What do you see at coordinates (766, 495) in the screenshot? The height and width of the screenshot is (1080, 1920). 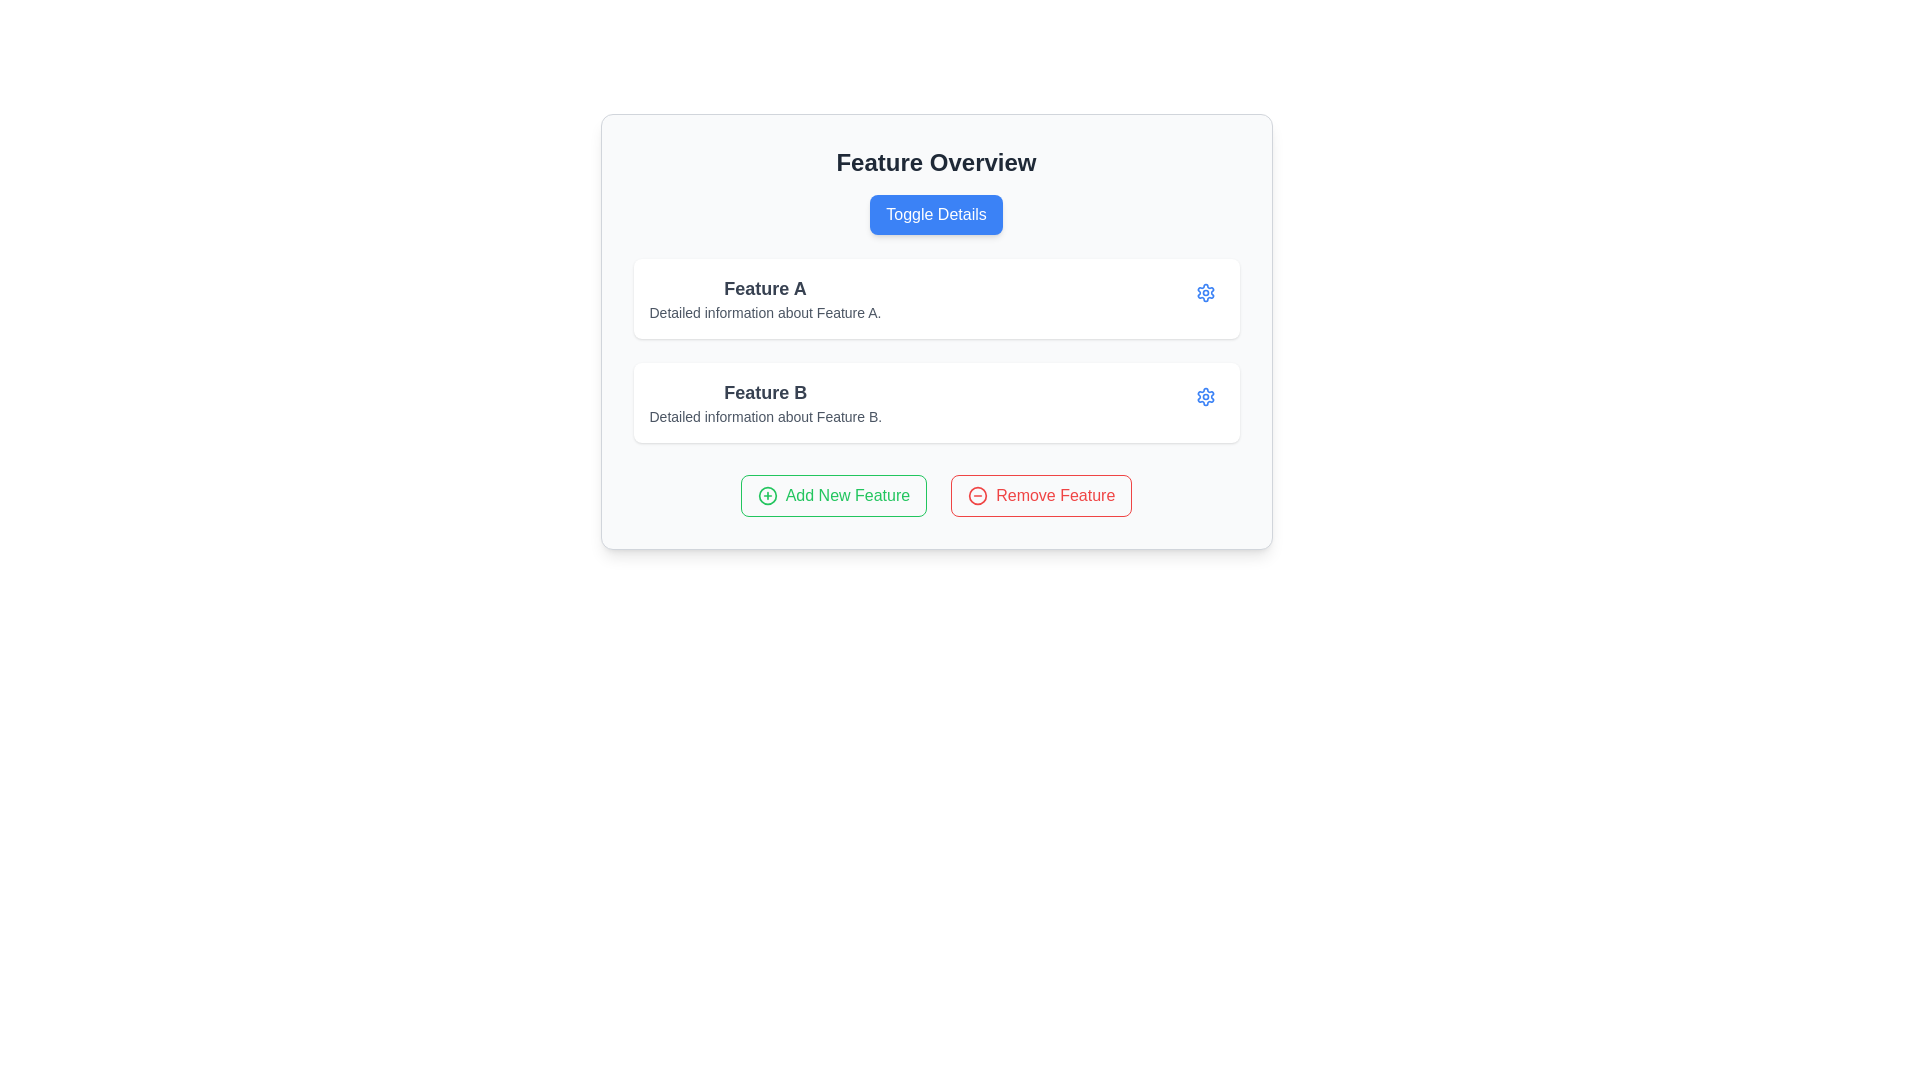 I see `the circular icon with a plus sign, which has a green border and is located to the left of the text 'Add New Feature'` at bounding box center [766, 495].